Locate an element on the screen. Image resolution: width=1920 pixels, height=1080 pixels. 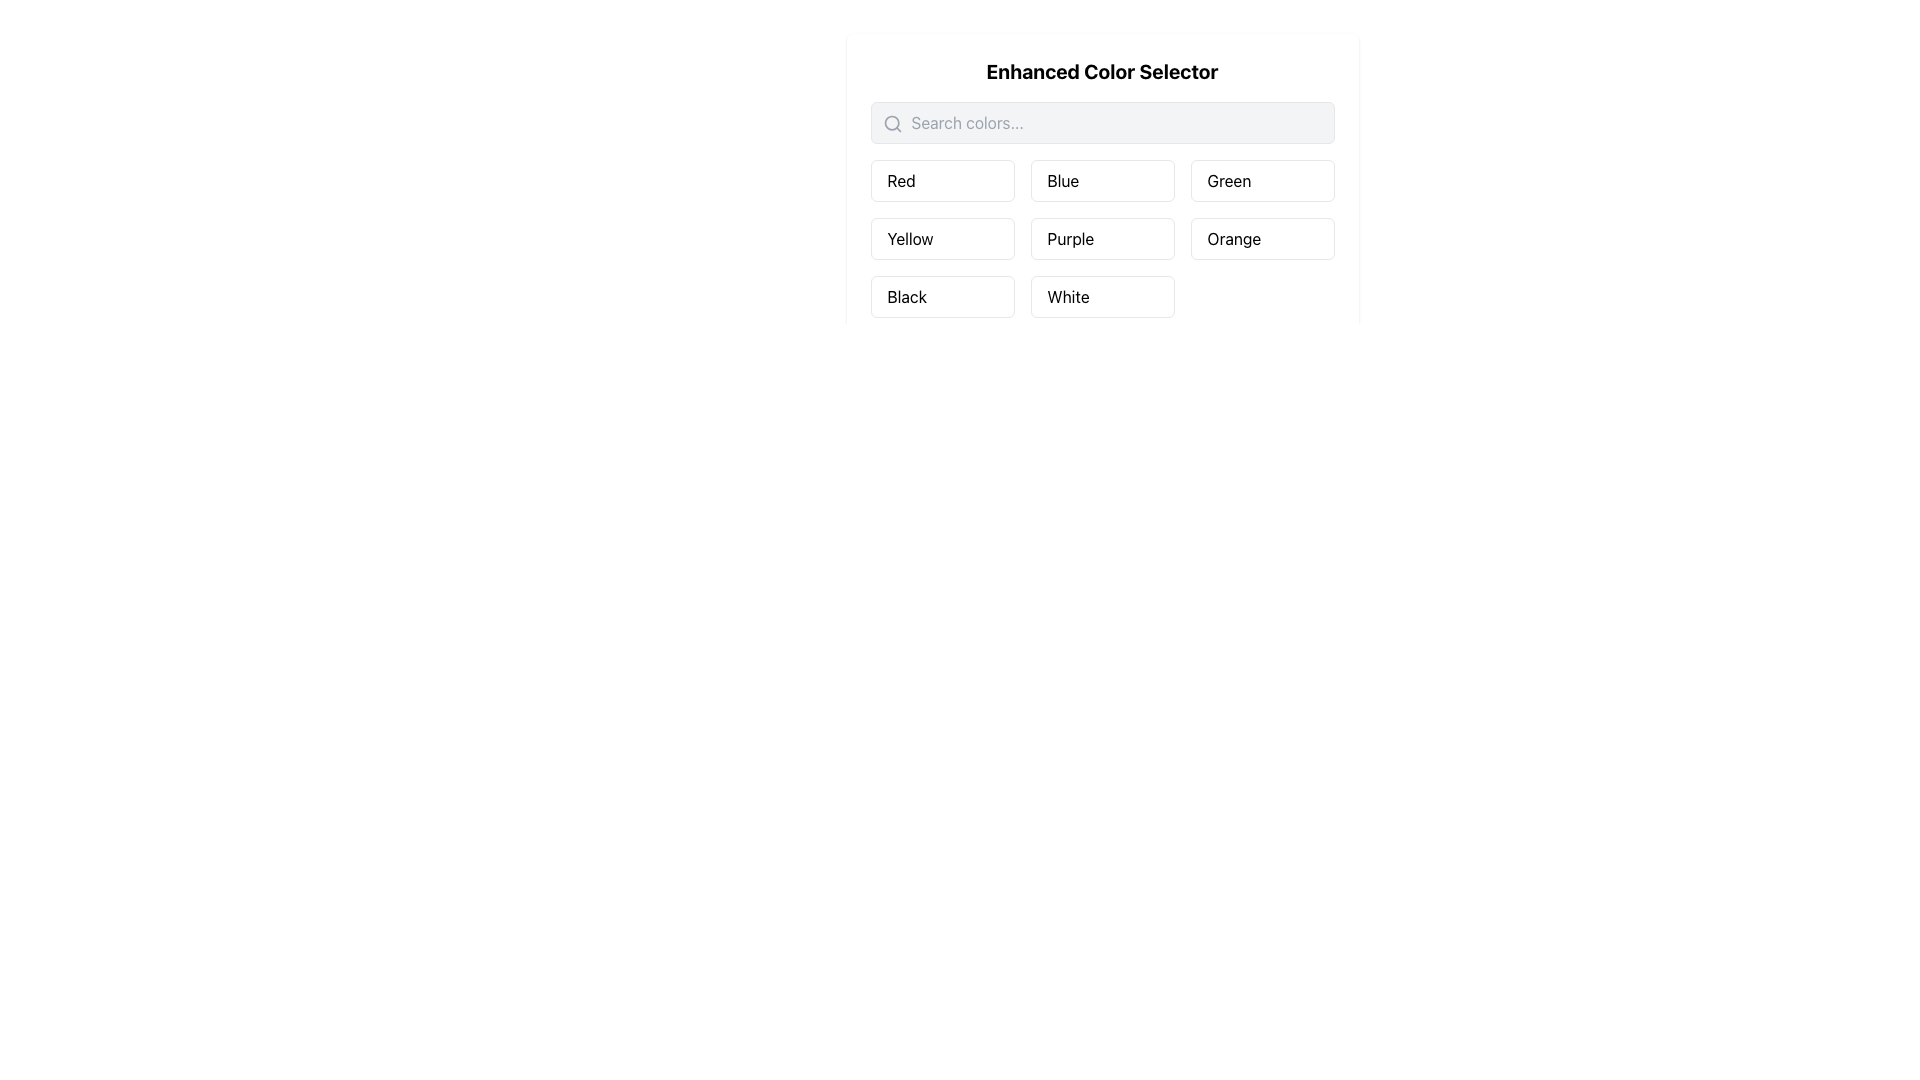
the 'Blue' button in the Enhanced Color Selector grid is located at coordinates (1062, 181).